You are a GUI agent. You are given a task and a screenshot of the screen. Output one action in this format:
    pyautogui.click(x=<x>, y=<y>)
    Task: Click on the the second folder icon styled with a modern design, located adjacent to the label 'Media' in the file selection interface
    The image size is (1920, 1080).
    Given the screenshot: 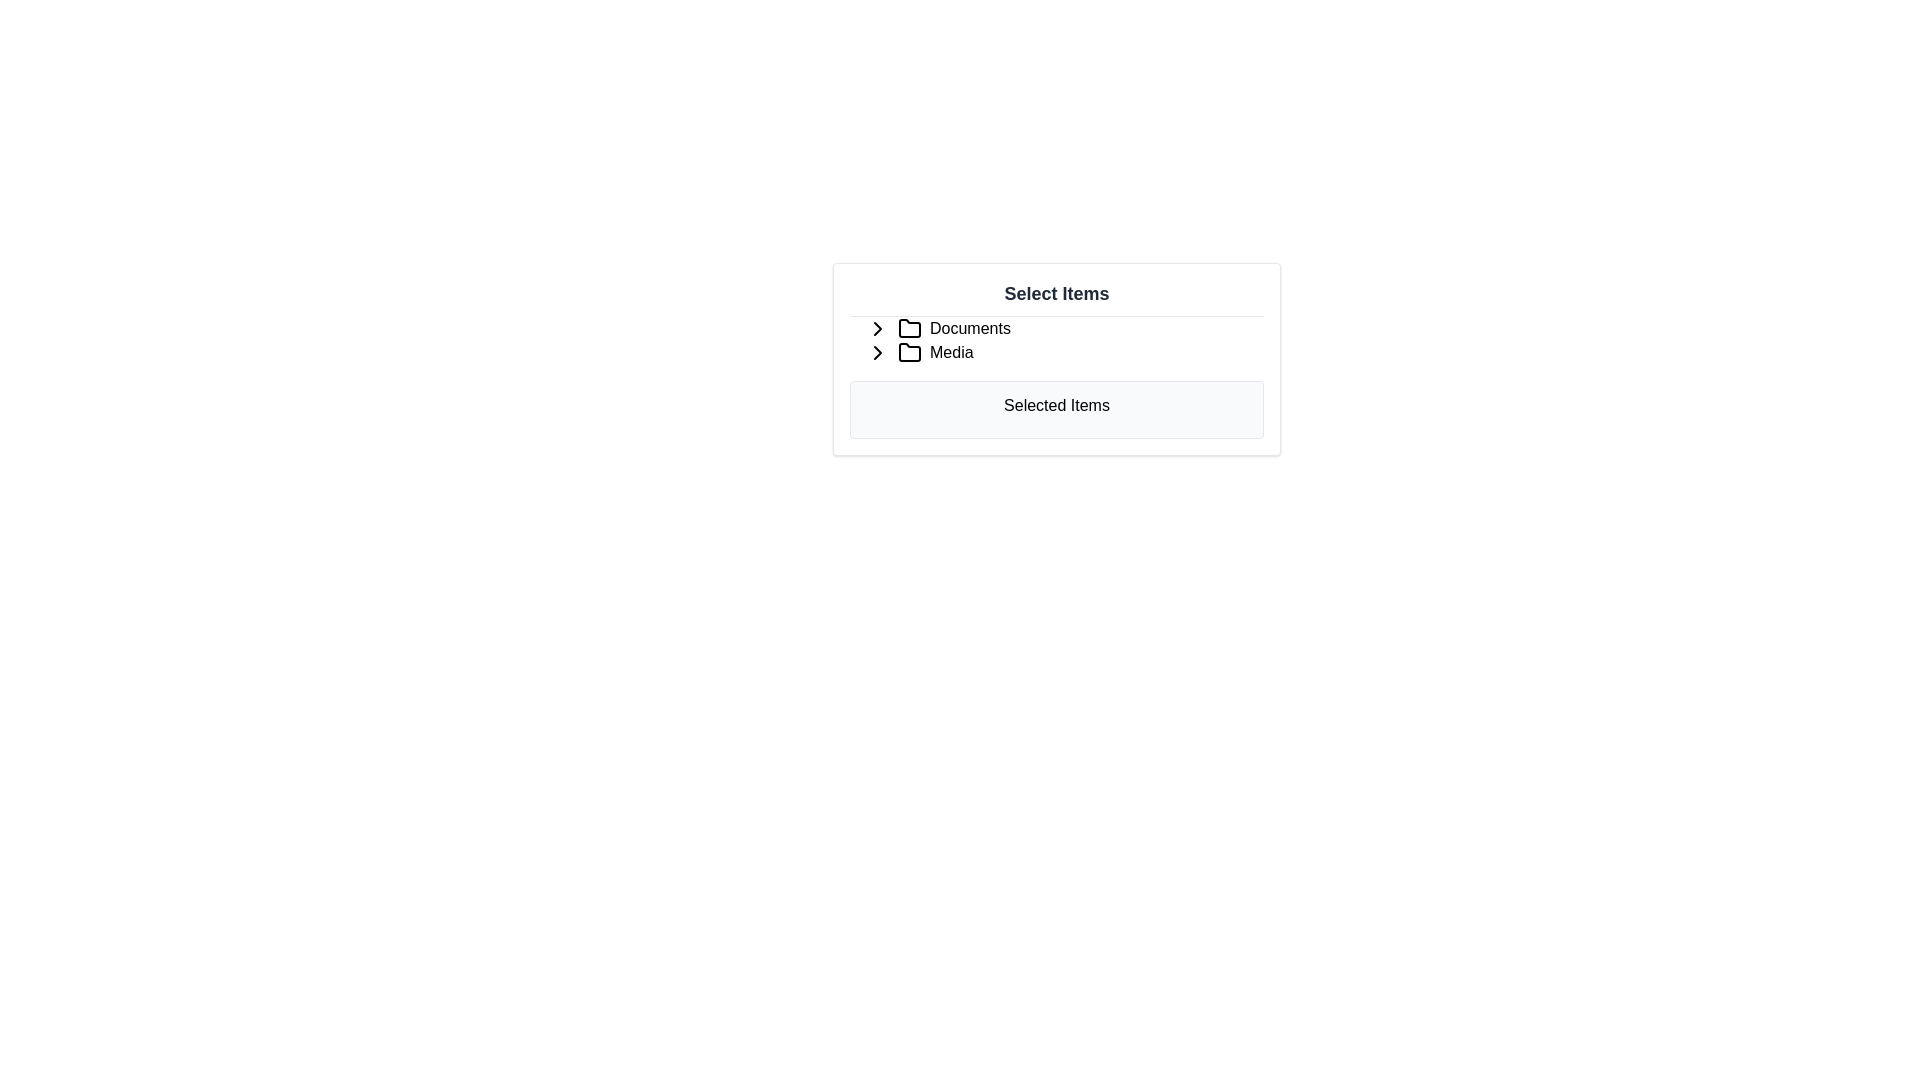 What is the action you would take?
    pyautogui.click(x=909, y=350)
    